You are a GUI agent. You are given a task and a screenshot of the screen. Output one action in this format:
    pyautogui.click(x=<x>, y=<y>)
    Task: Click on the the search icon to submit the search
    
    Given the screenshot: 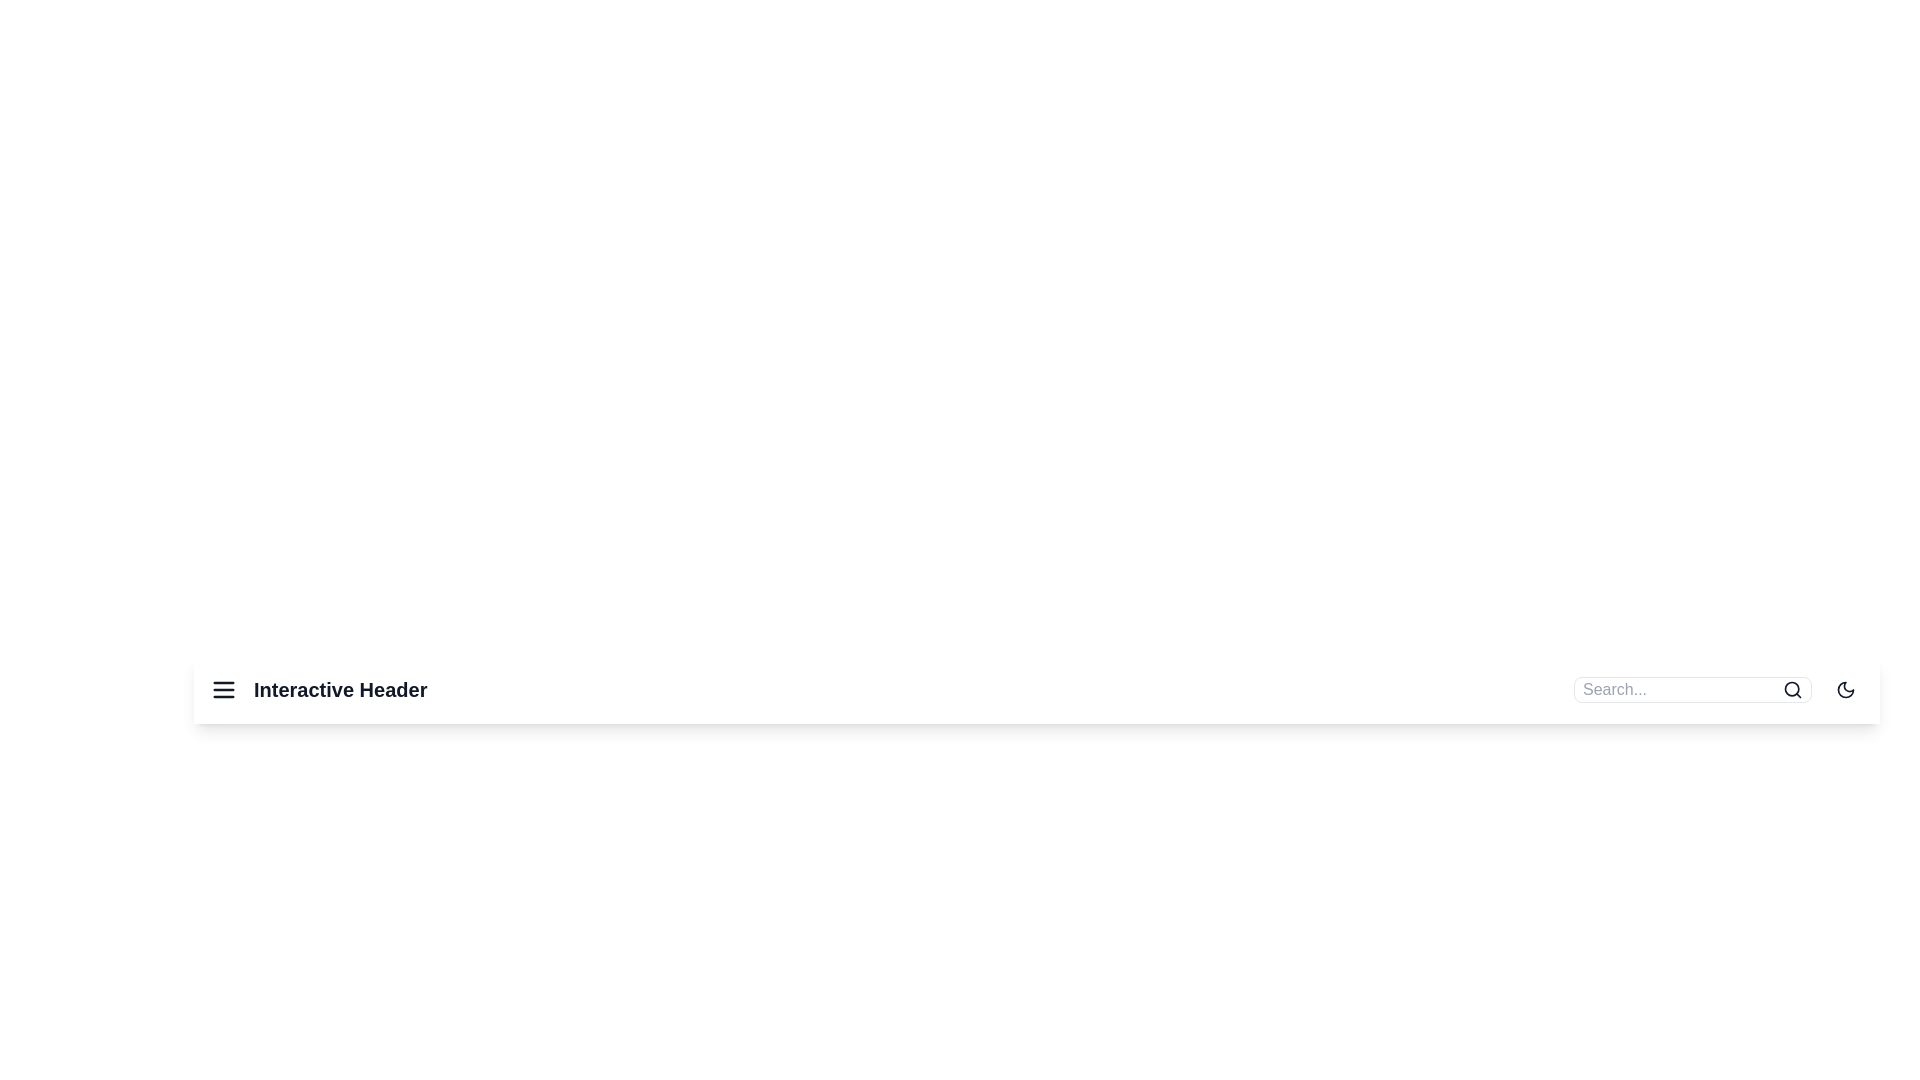 What is the action you would take?
    pyautogui.click(x=1793, y=689)
    